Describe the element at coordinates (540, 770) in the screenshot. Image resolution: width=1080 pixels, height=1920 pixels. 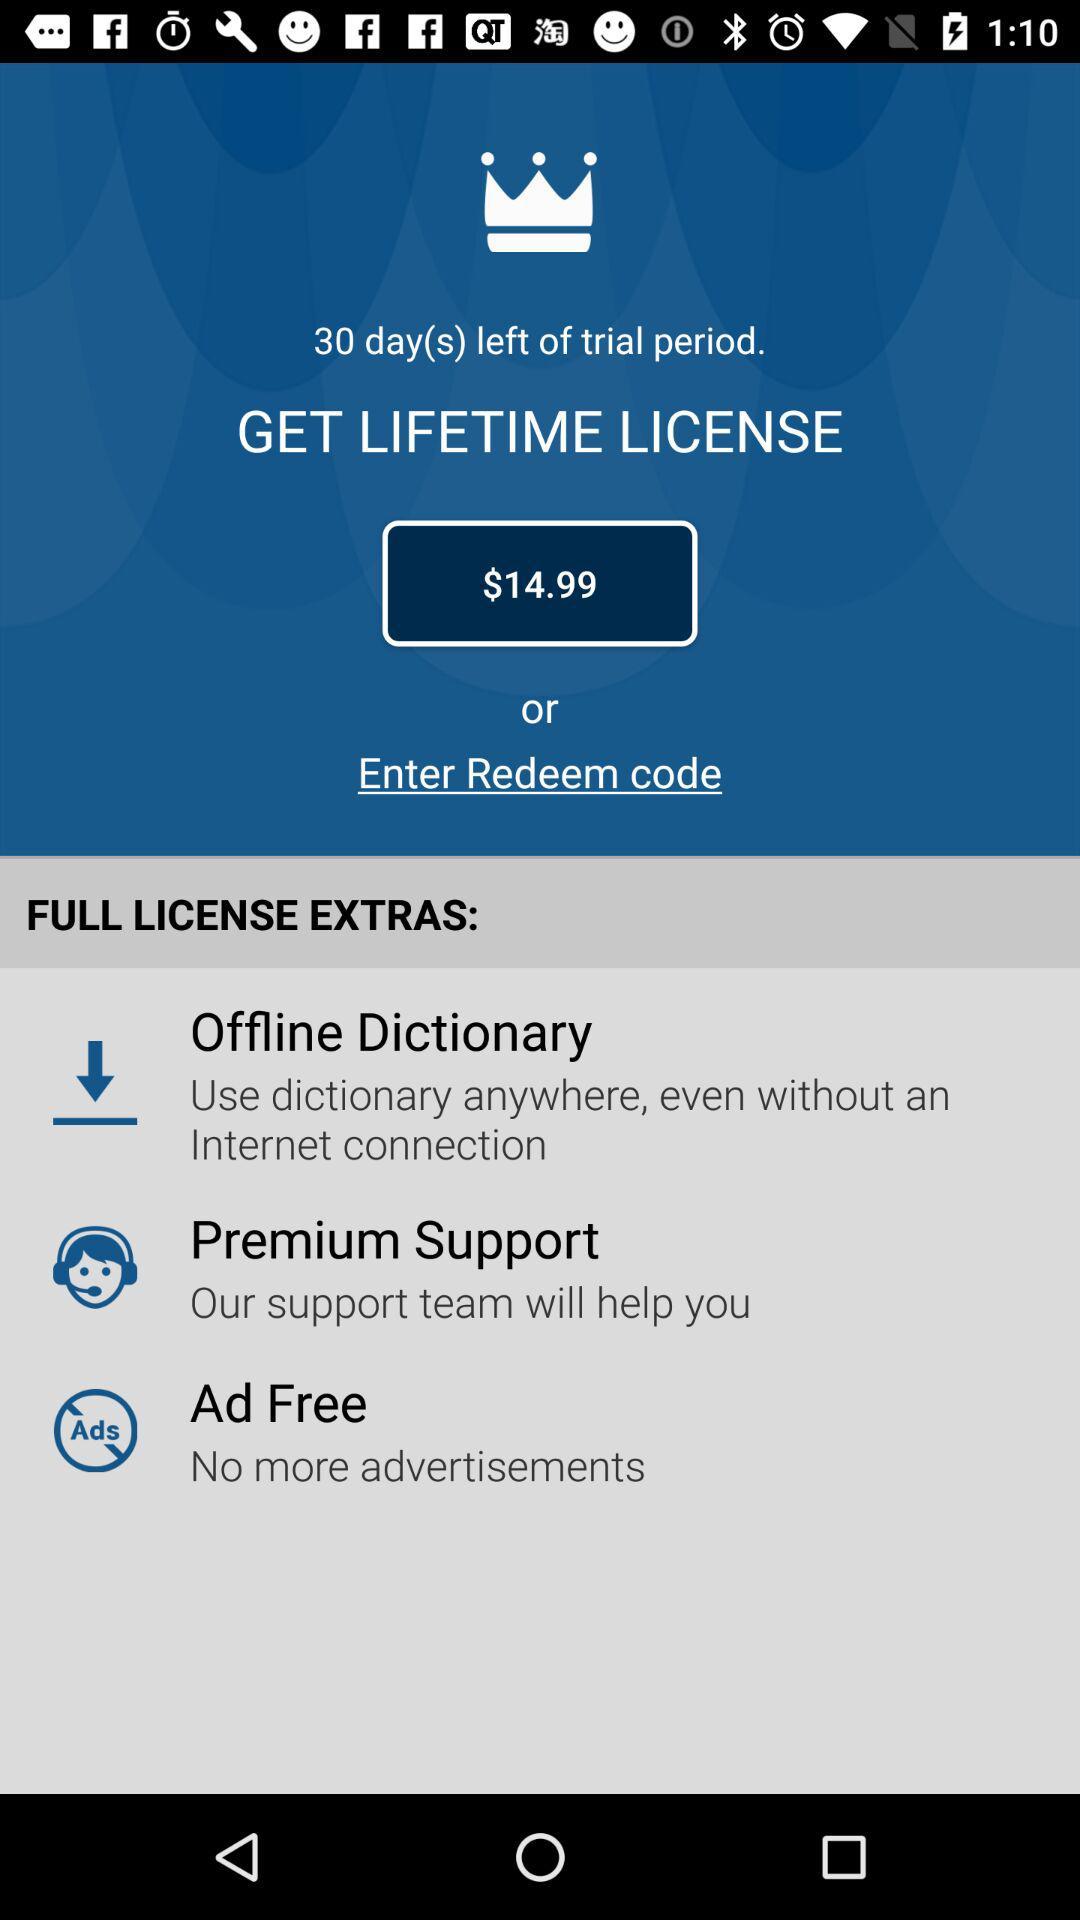
I see `app below the or` at that location.